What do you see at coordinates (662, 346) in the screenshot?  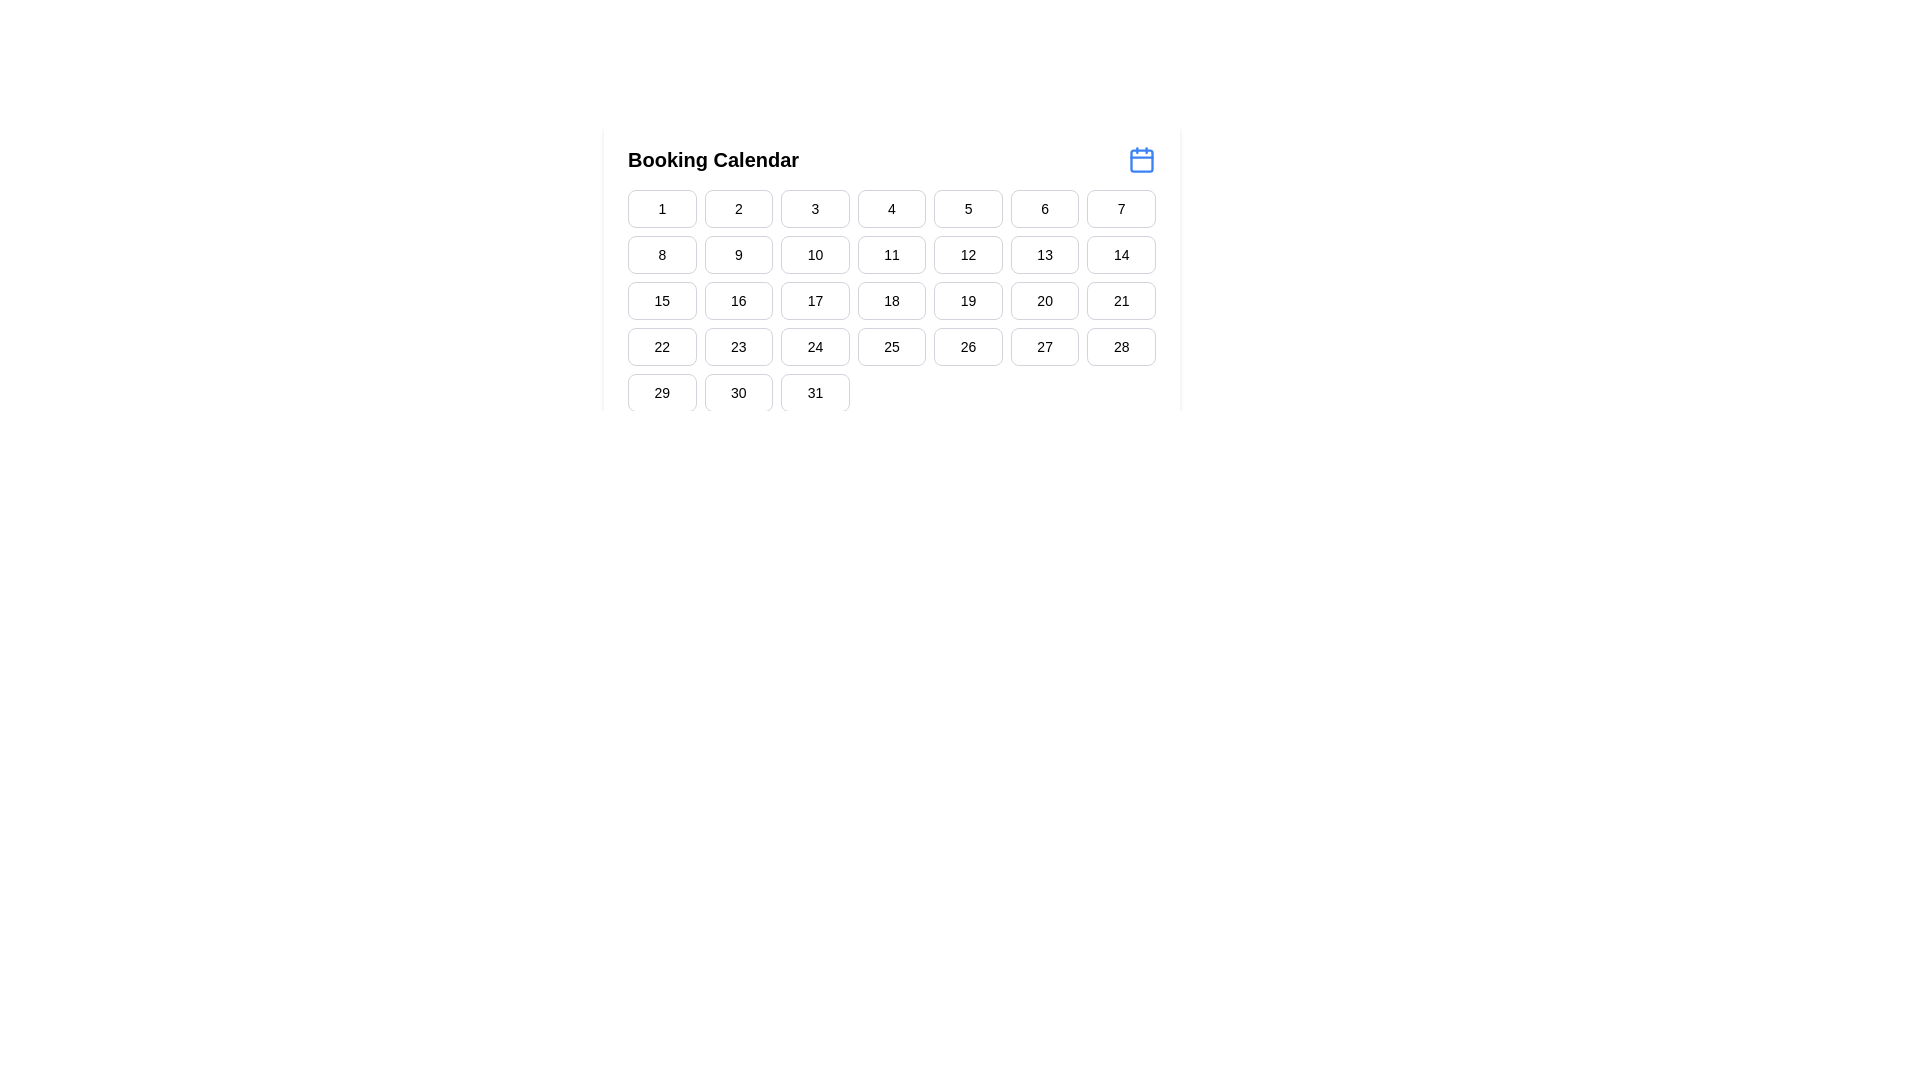 I see `the rounded rectangular button with a white background and the number '22' in black text` at bounding box center [662, 346].